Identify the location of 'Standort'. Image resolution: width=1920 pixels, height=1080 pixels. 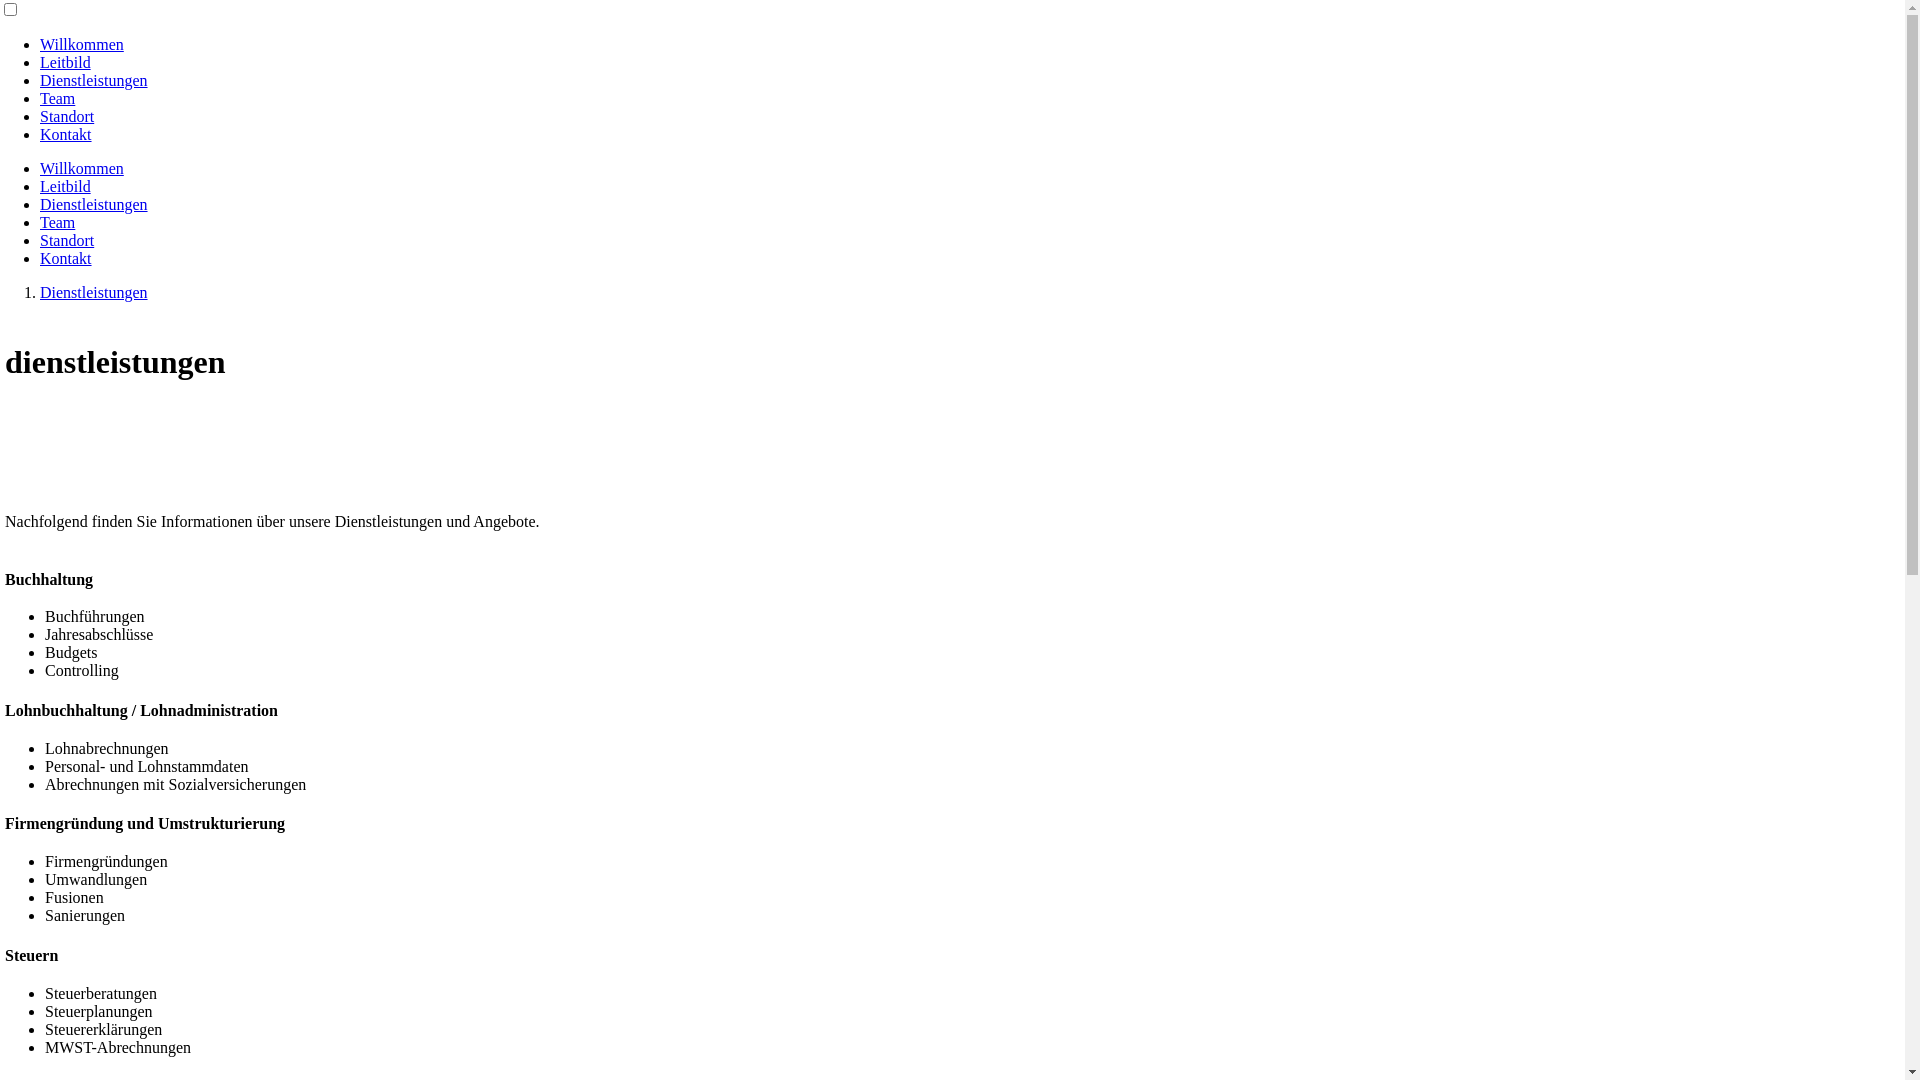
(39, 116).